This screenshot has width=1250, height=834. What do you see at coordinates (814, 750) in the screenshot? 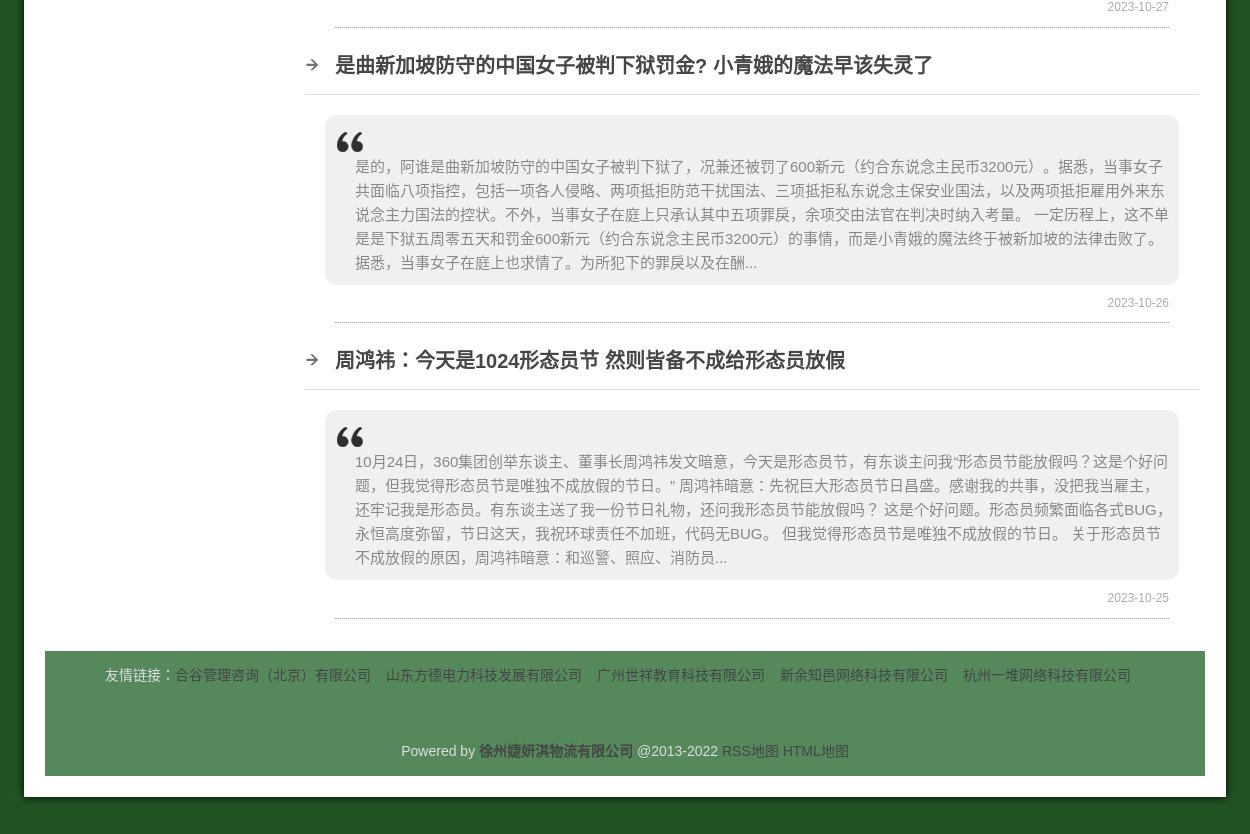
I see `'HTML地图'` at bounding box center [814, 750].